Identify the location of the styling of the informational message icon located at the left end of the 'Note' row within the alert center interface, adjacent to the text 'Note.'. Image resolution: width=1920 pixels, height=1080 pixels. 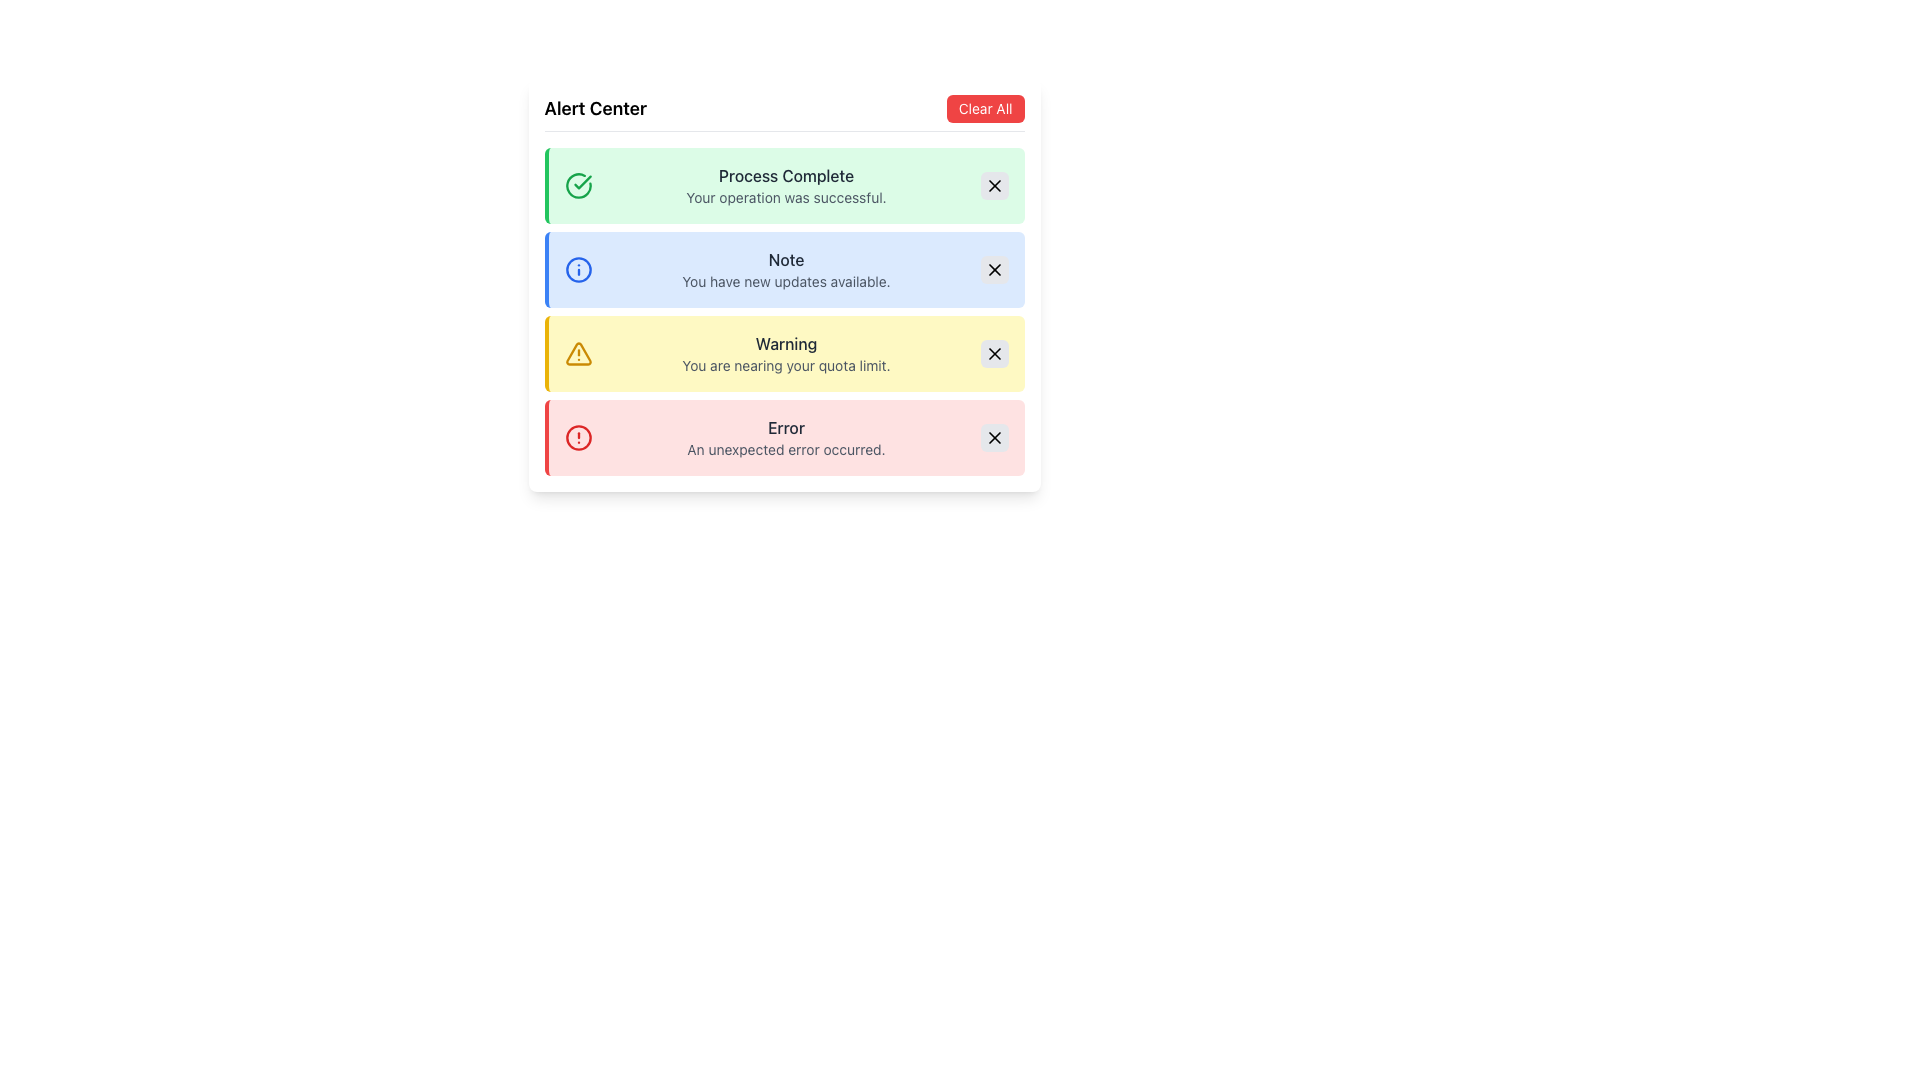
(577, 270).